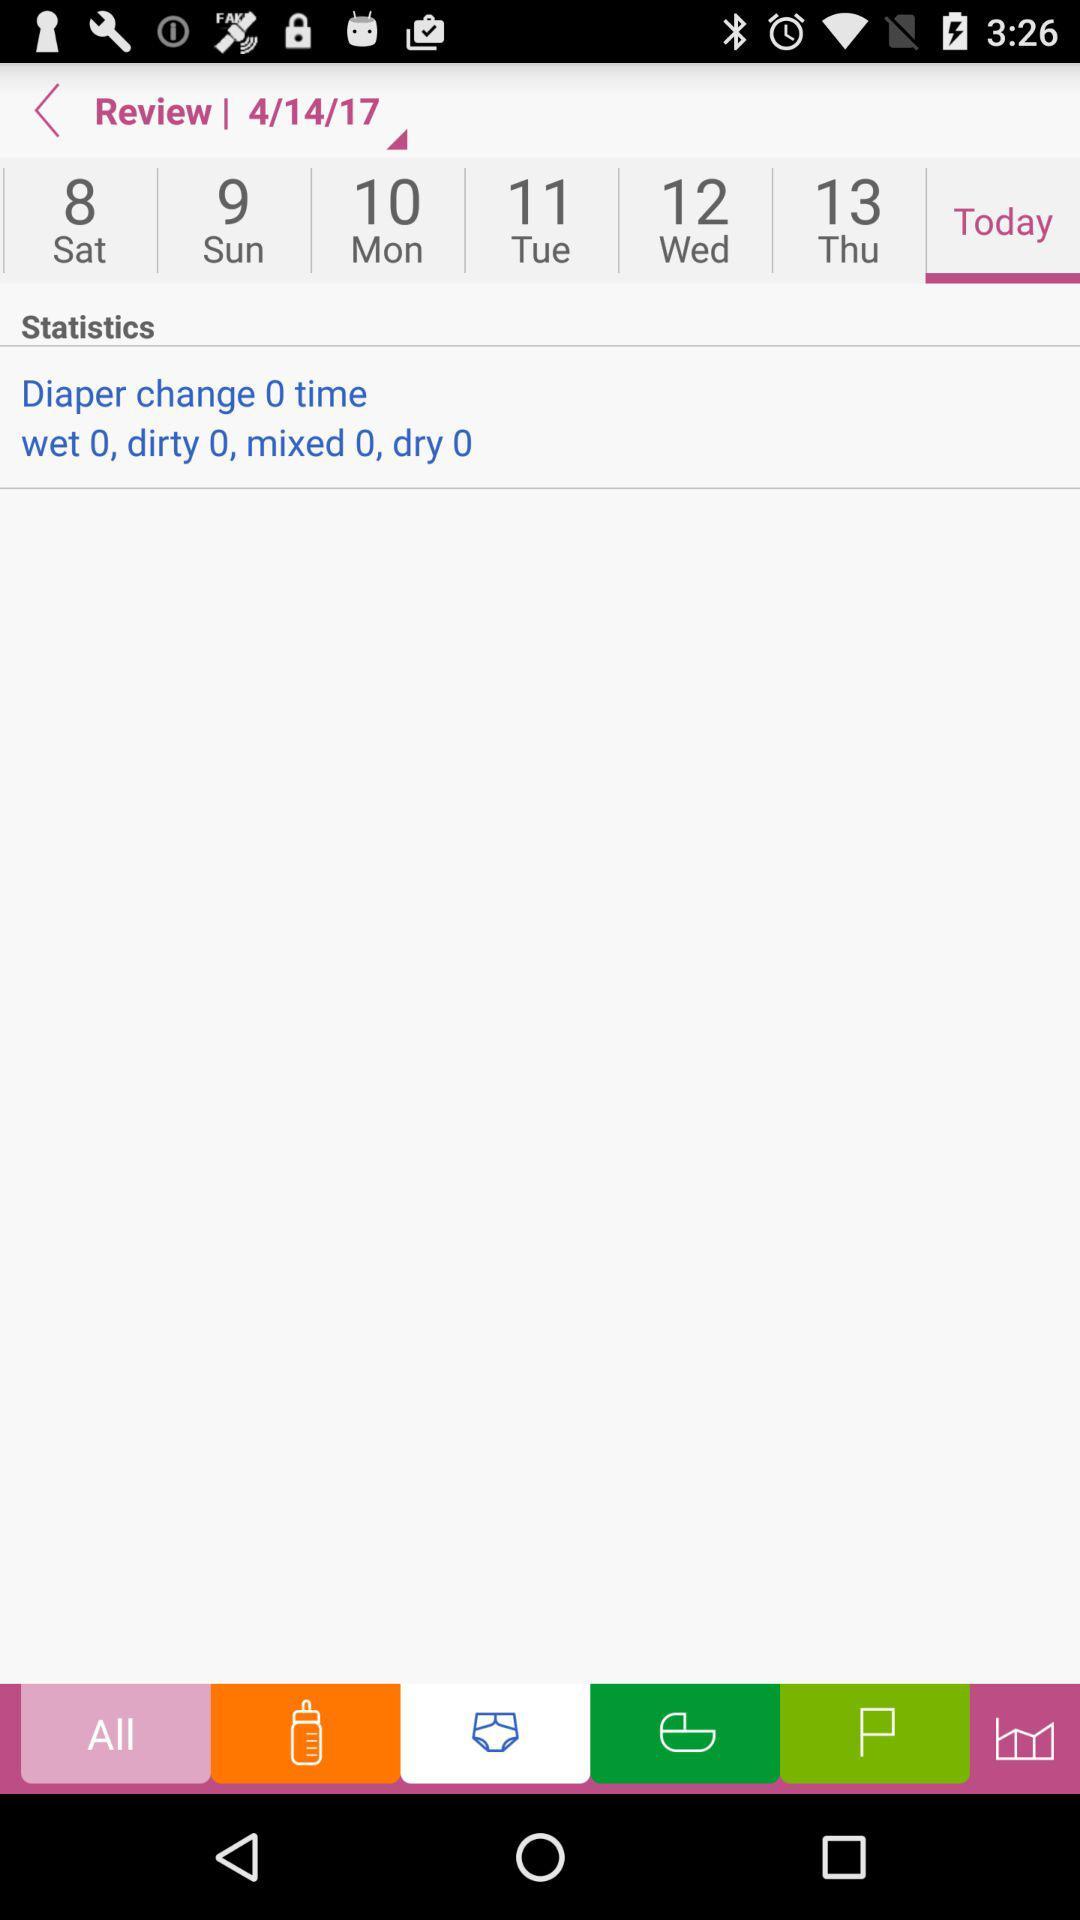 This screenshot has height=1920, width=1080. Describe the element at coordinates (495, 1737) in the screenshot. I see `abba` at that location.